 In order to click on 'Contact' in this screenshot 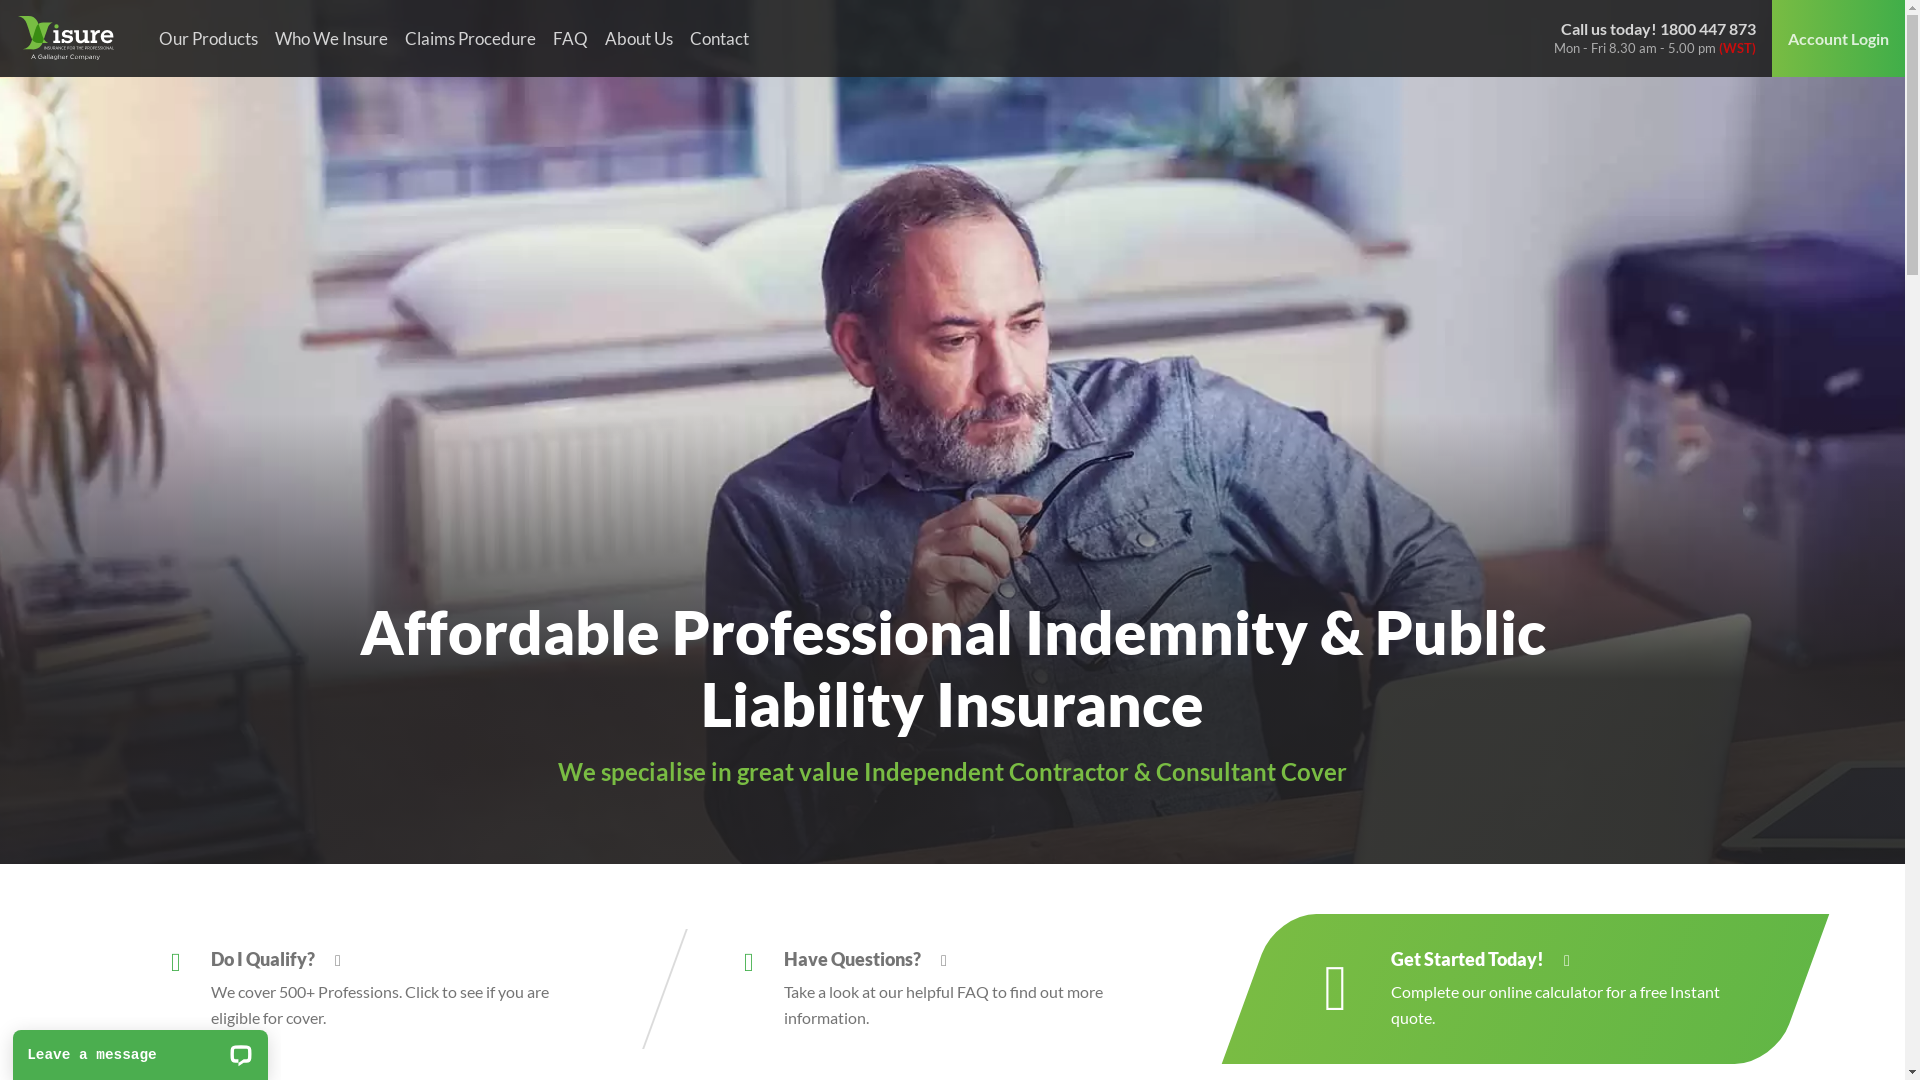, I will do `click(719, 38)`.